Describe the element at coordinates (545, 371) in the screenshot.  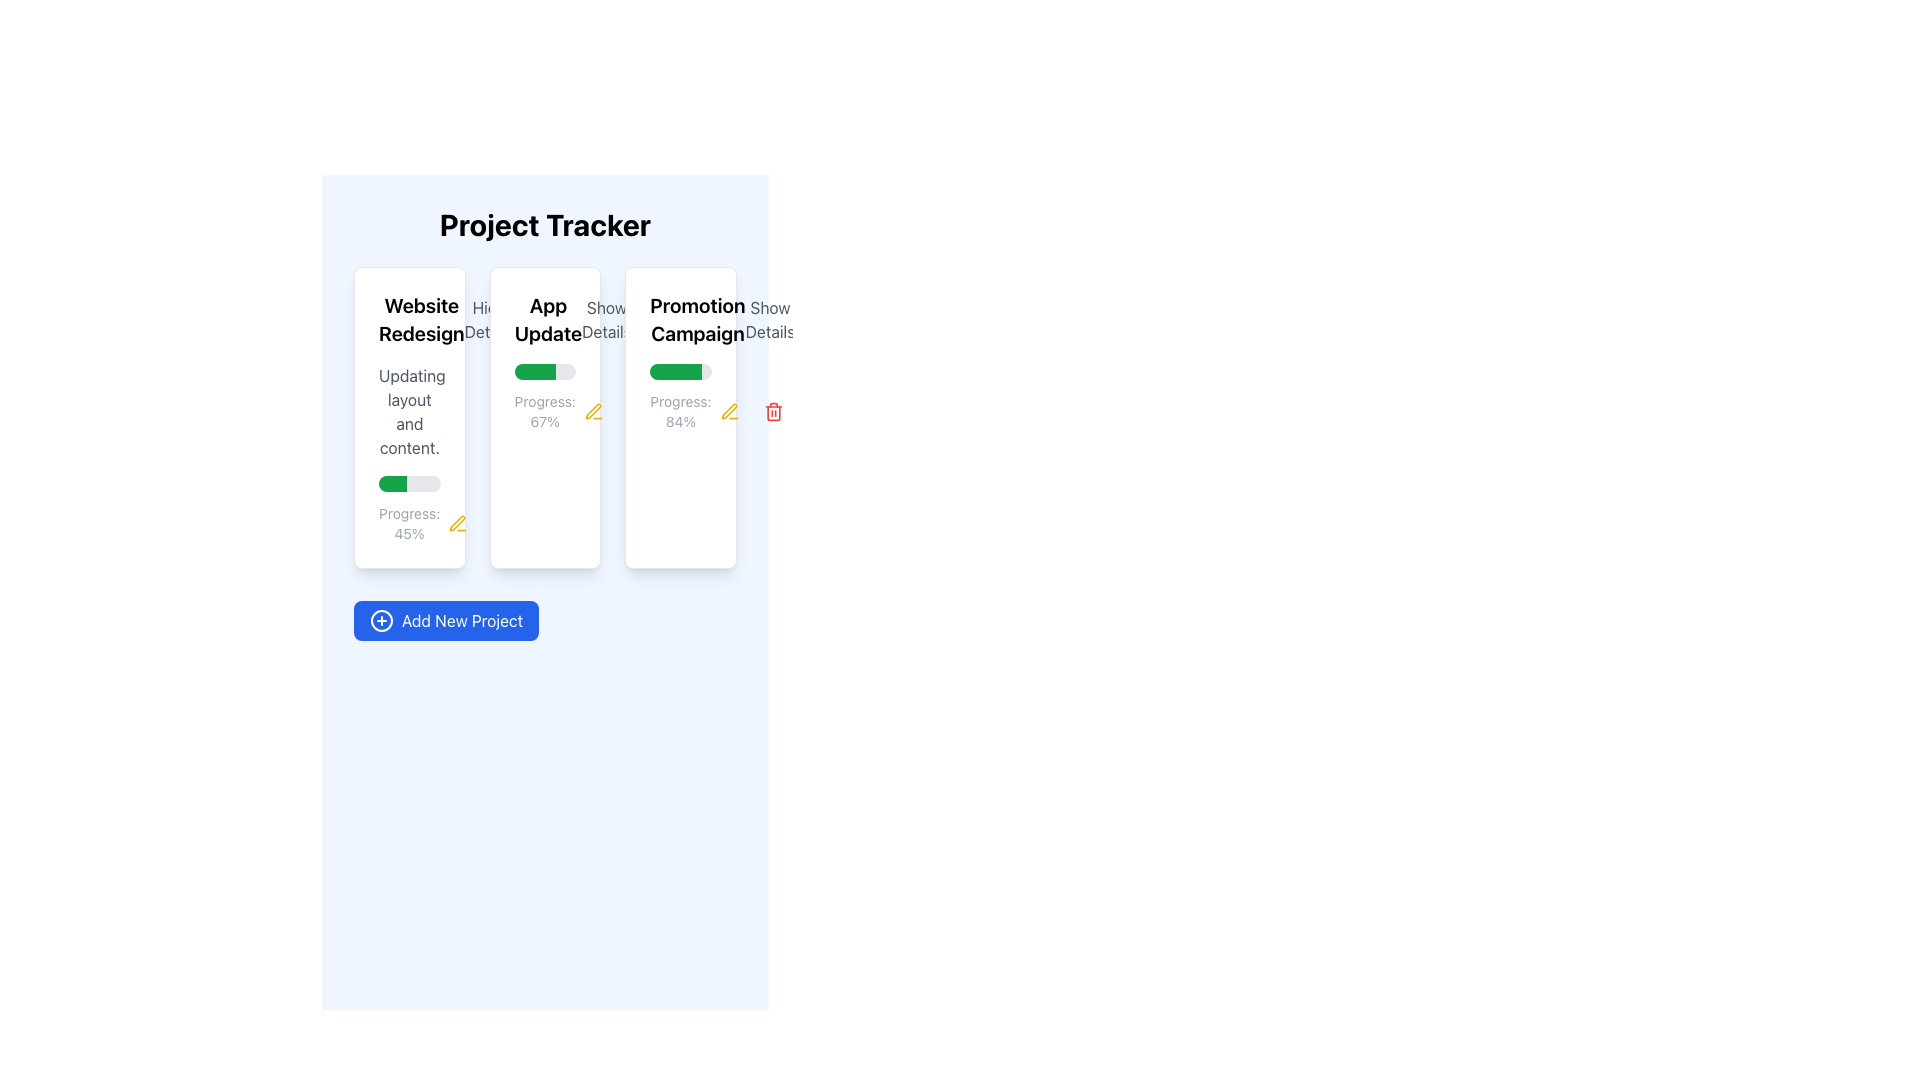
I see `the progress bar that visually represents 67% completion, located within the 'App Update' card under the 'Project Tracker' section, specifically in the middle card` at that location.